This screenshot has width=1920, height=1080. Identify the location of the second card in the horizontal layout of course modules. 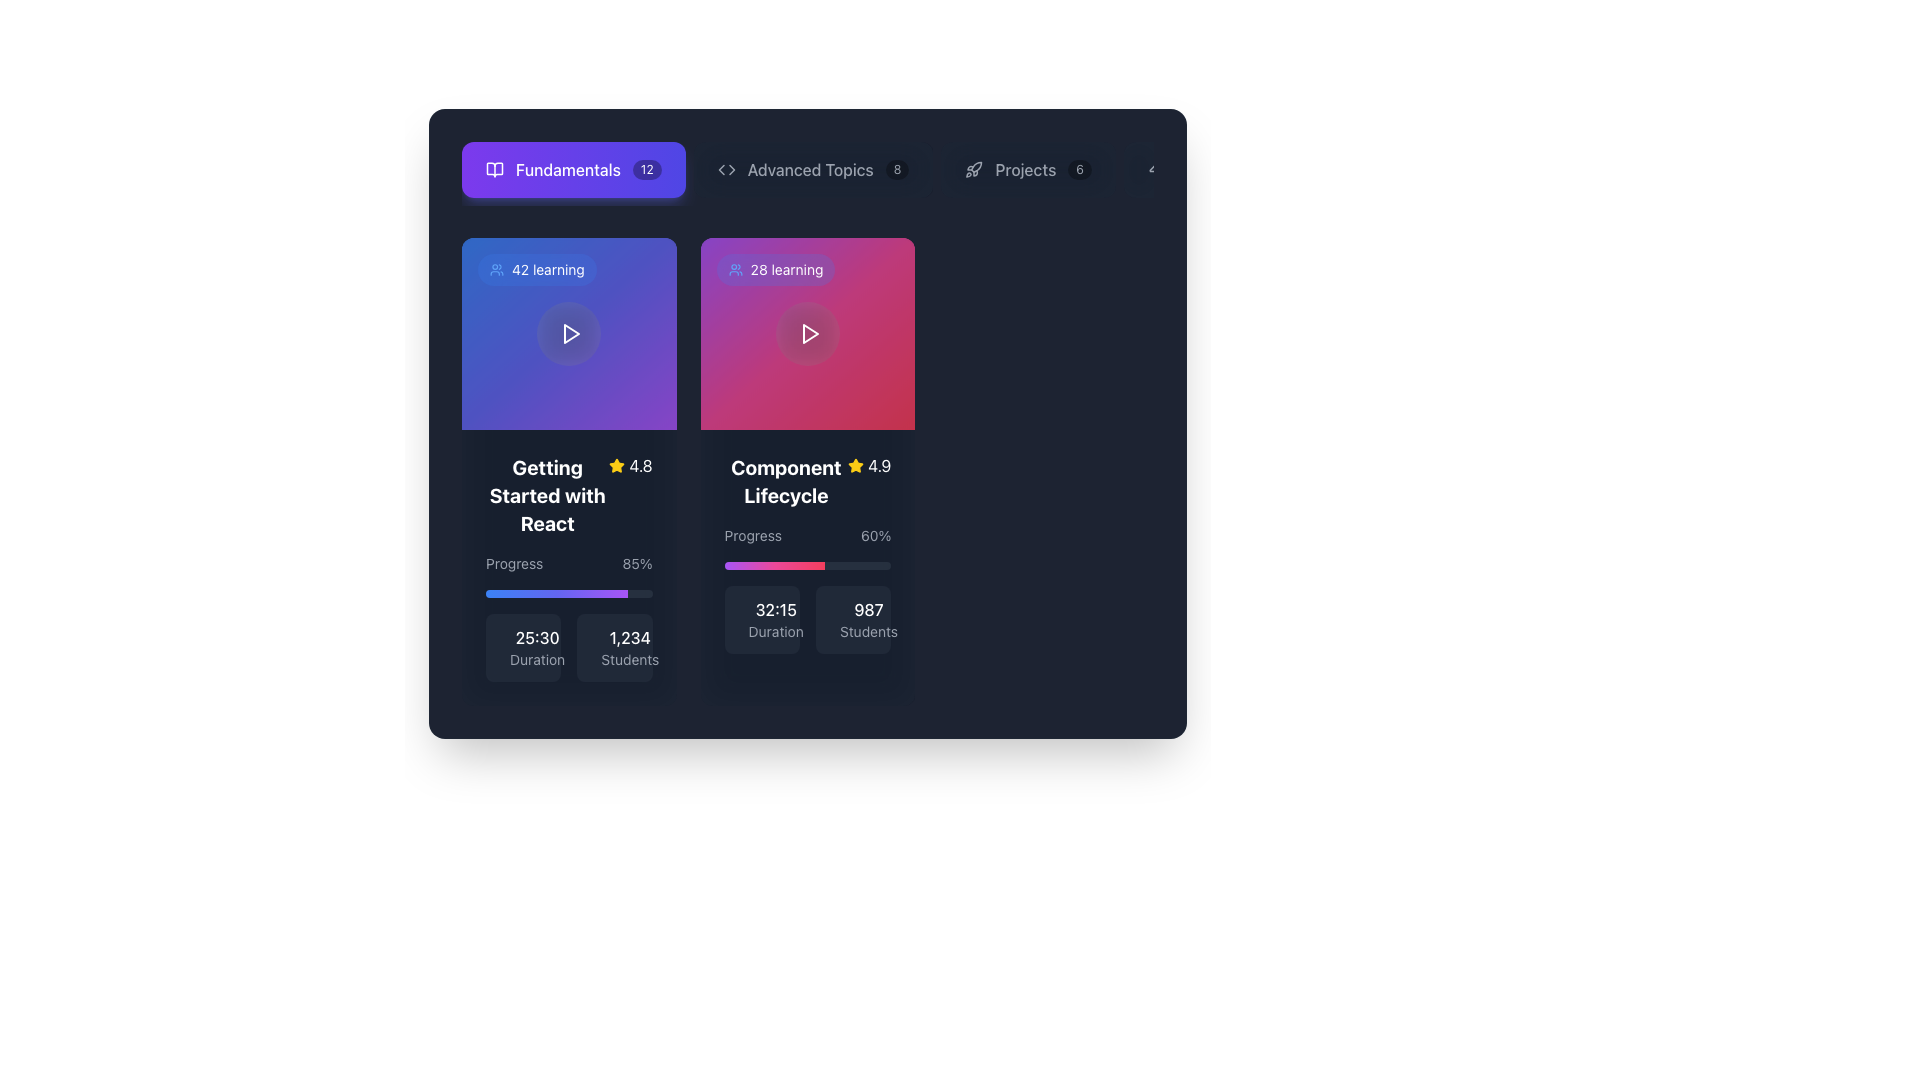
(807, 333).